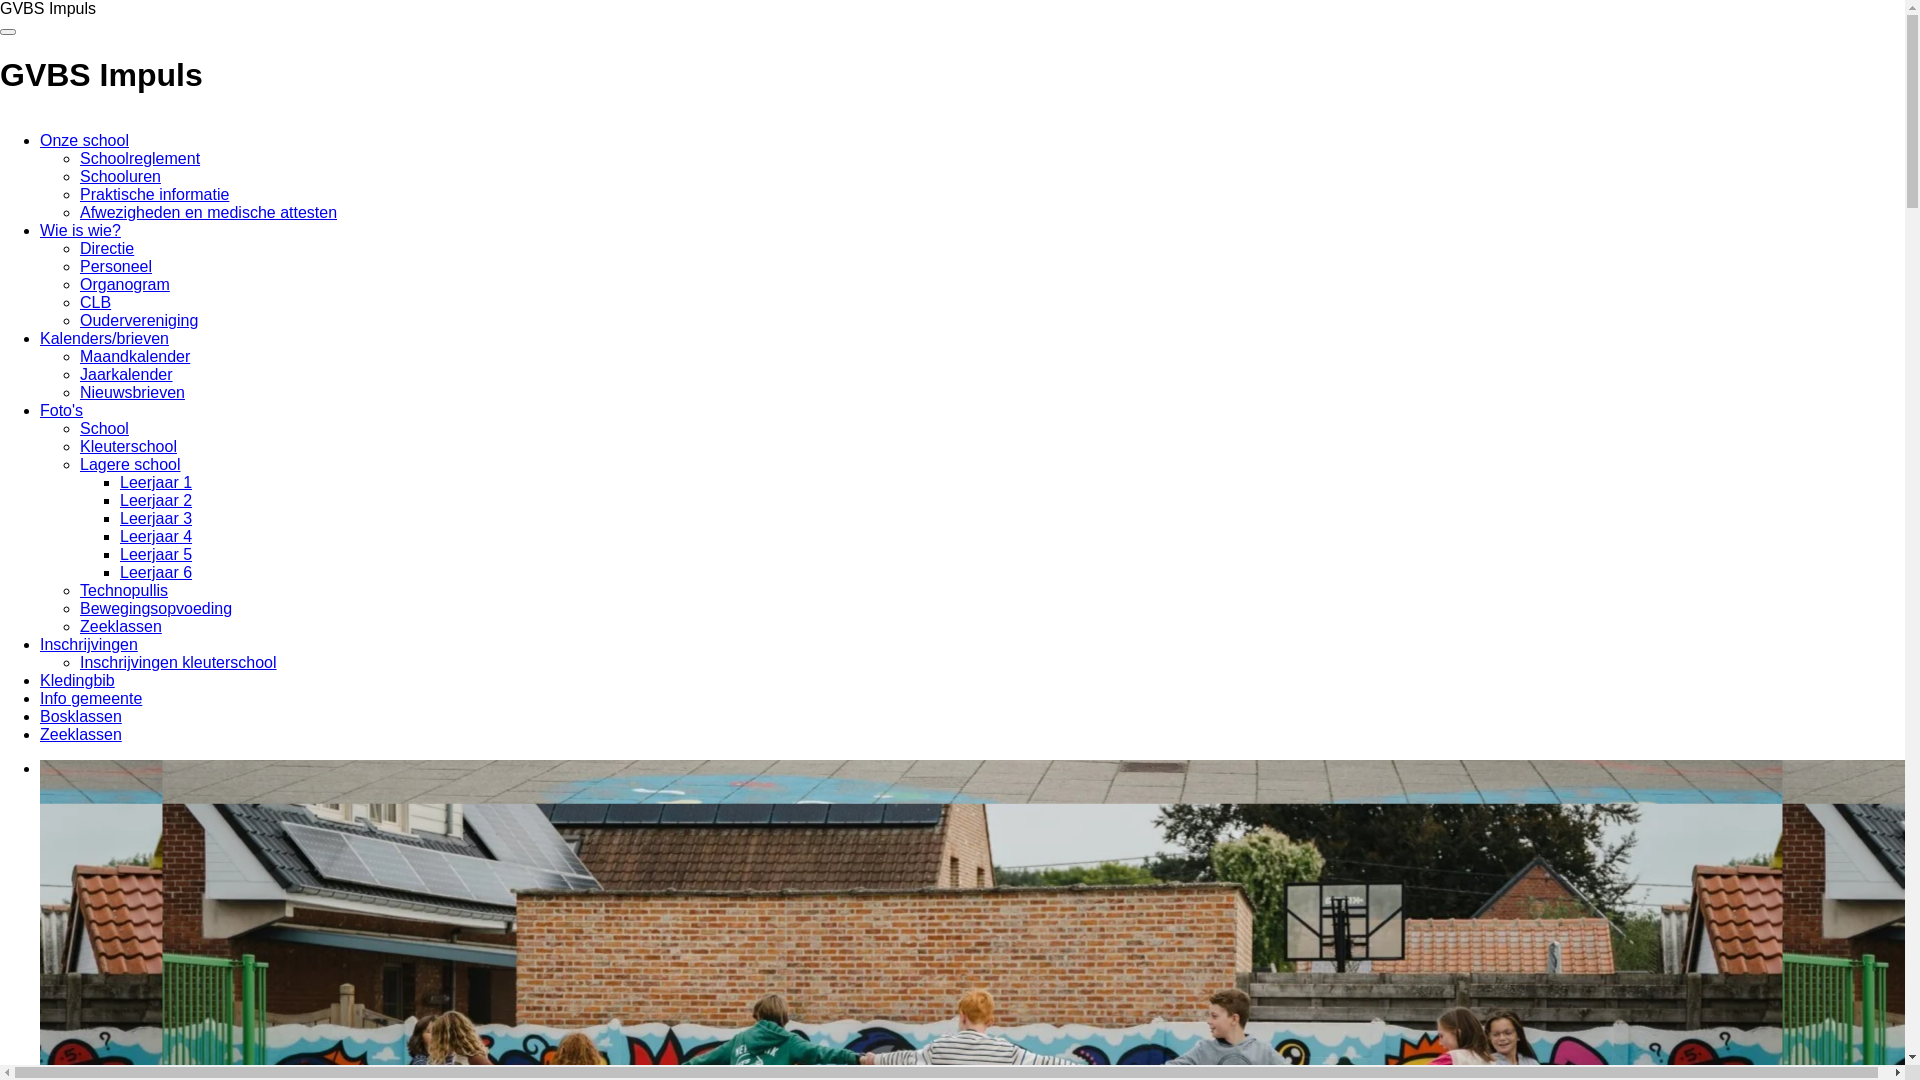  I want to click on 'Bewegingsopvoeding', so click(155, 607).